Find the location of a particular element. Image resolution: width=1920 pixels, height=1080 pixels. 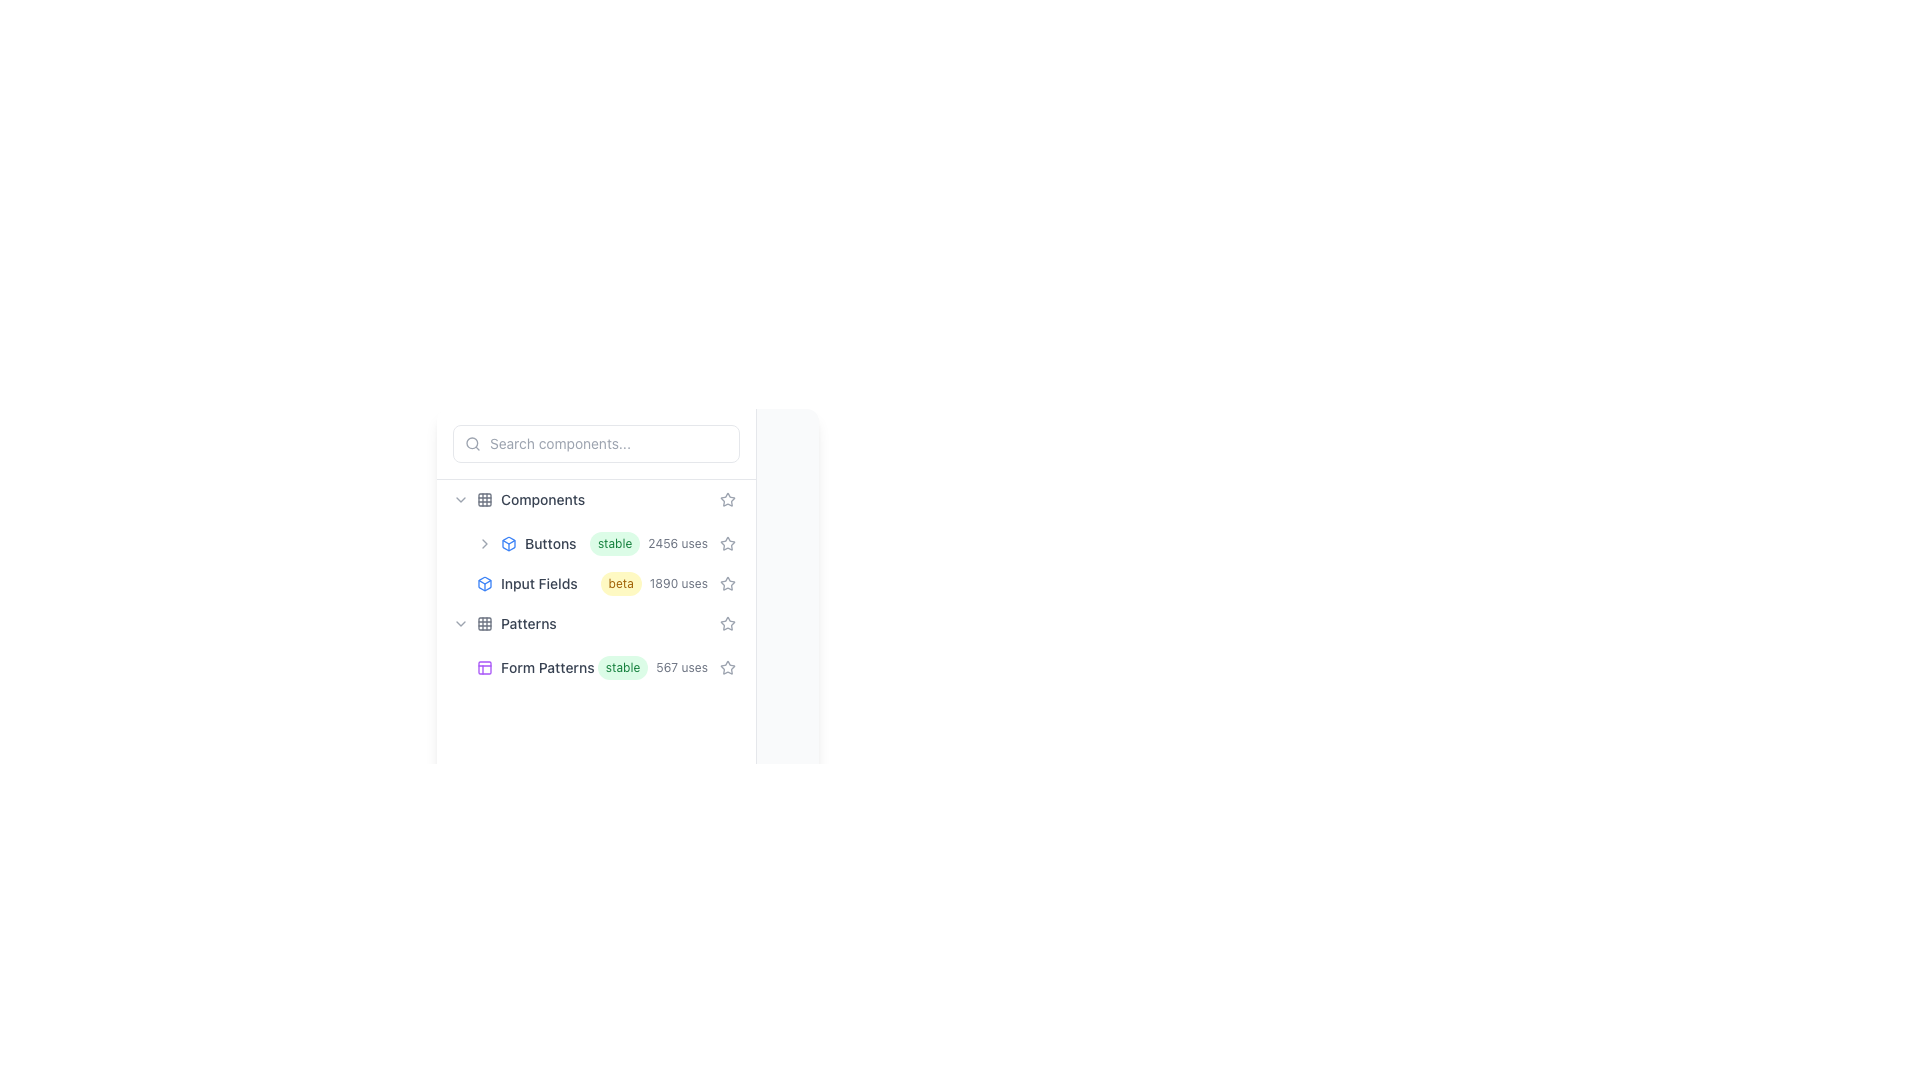

the star icon button associated with the 'Patterns' item is located at coordinates (727, 623).